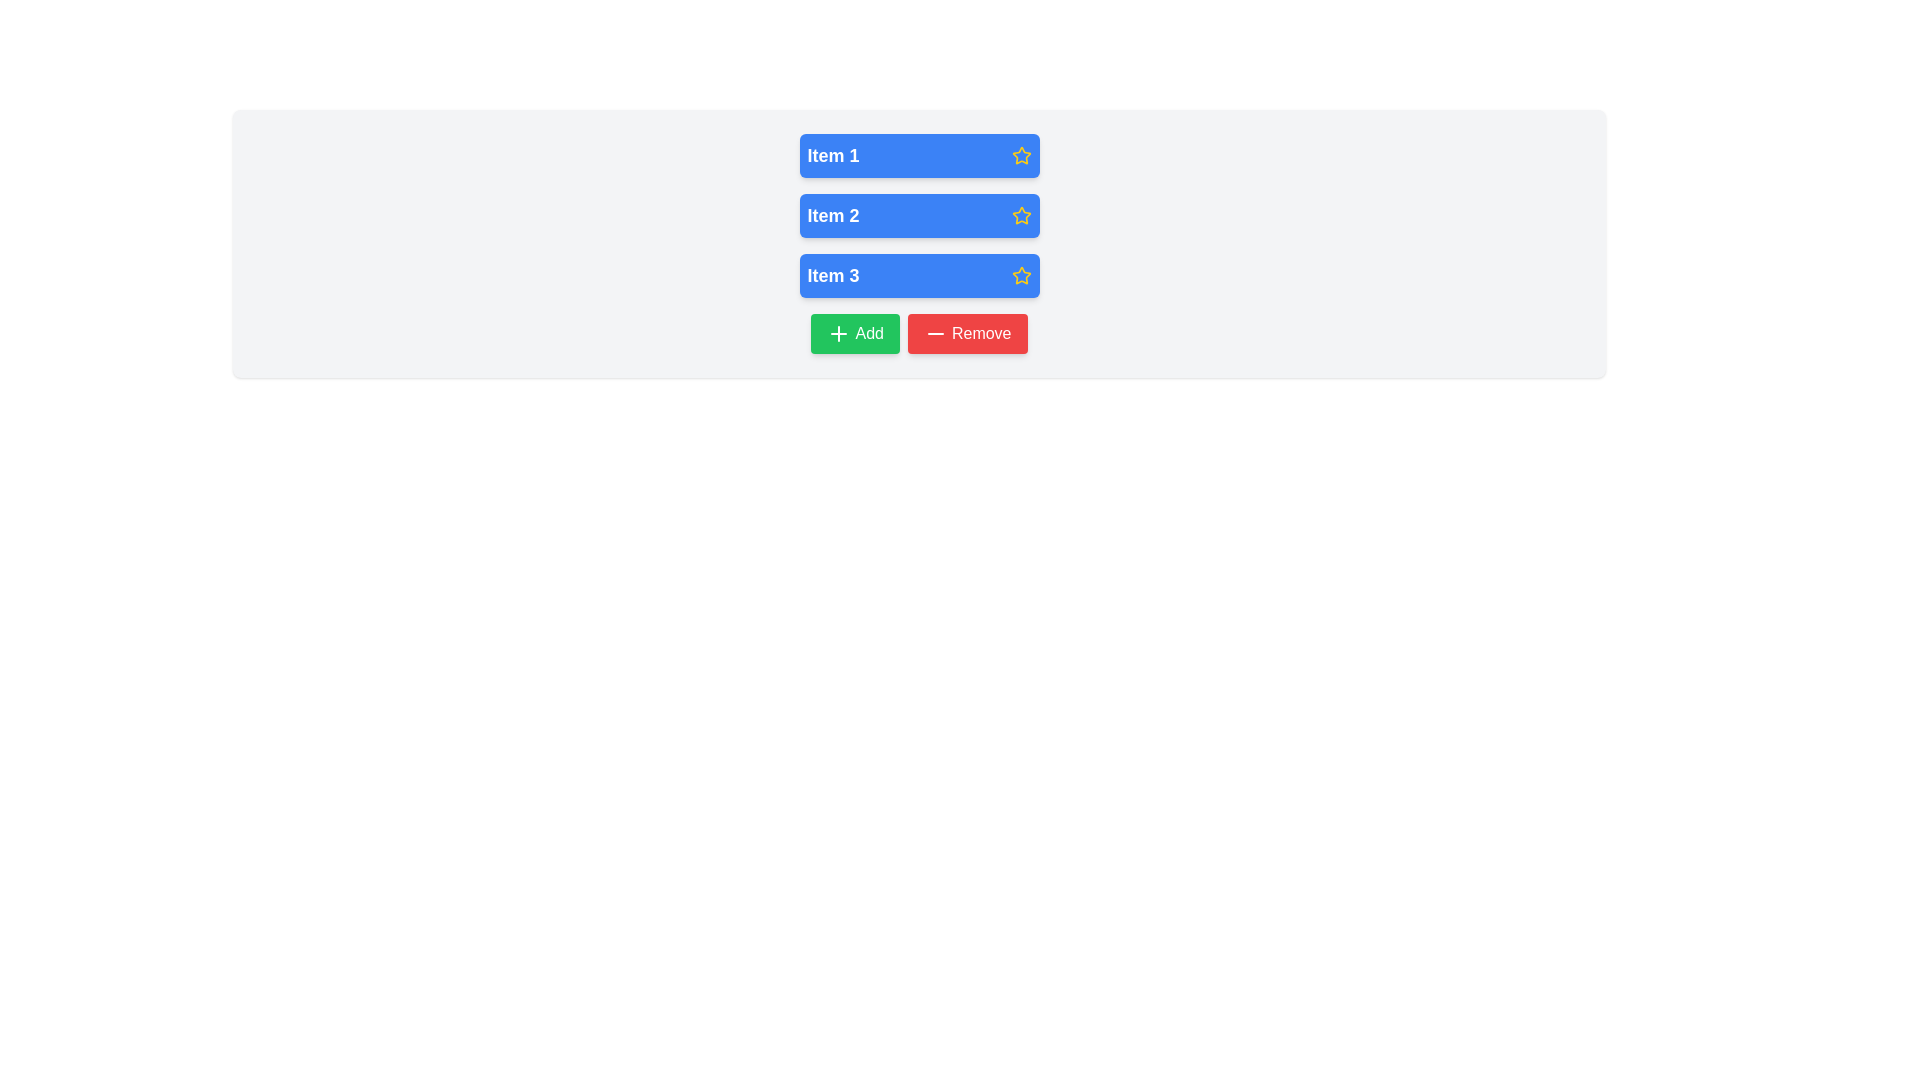 The image size is (1920, 1080). What do you see at coordinates (833, 276) in the screenshot?
I see `text content of the bold, larger white text label displaying 'Item 3' inside the blue rounded button, which is the third button in a vertical stack of blue buttons` at bounding box center [833, 276].